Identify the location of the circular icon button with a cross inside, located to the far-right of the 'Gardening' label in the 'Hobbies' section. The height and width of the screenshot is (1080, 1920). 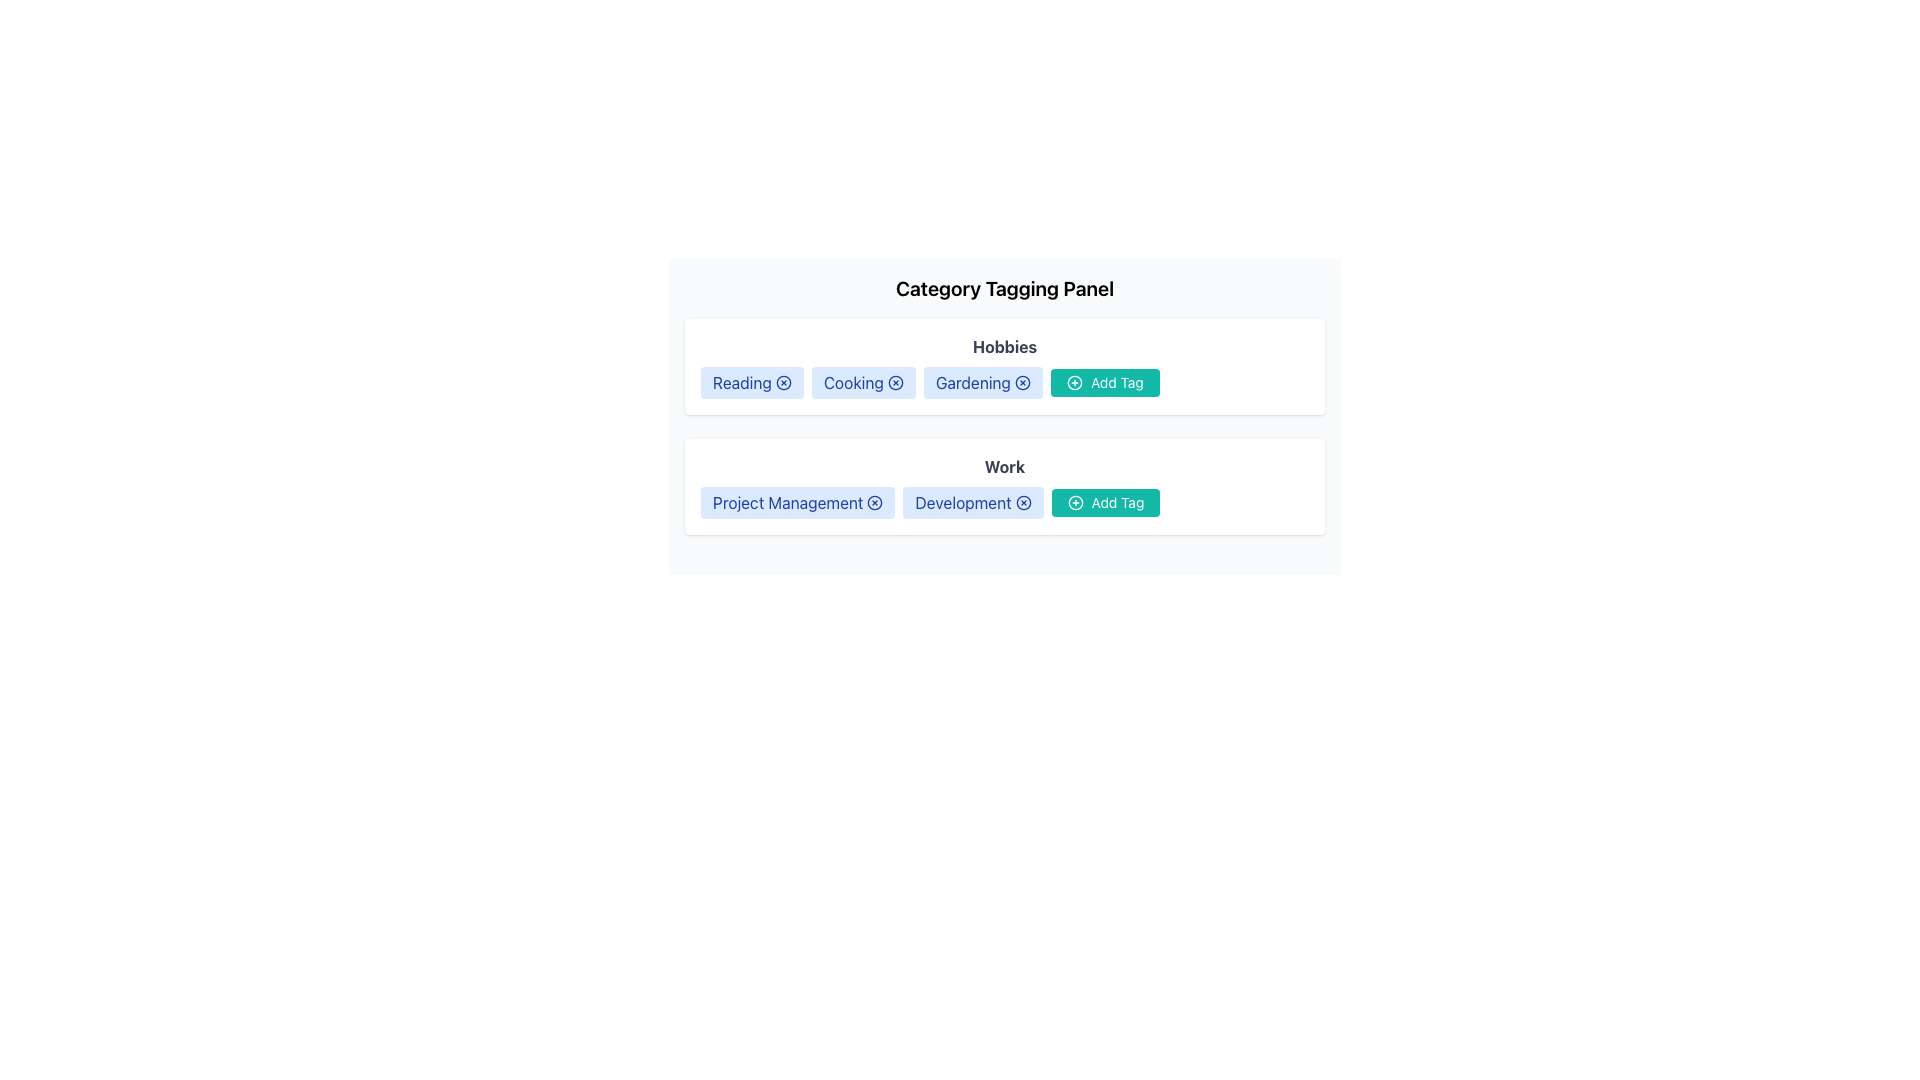
(1022, 382).